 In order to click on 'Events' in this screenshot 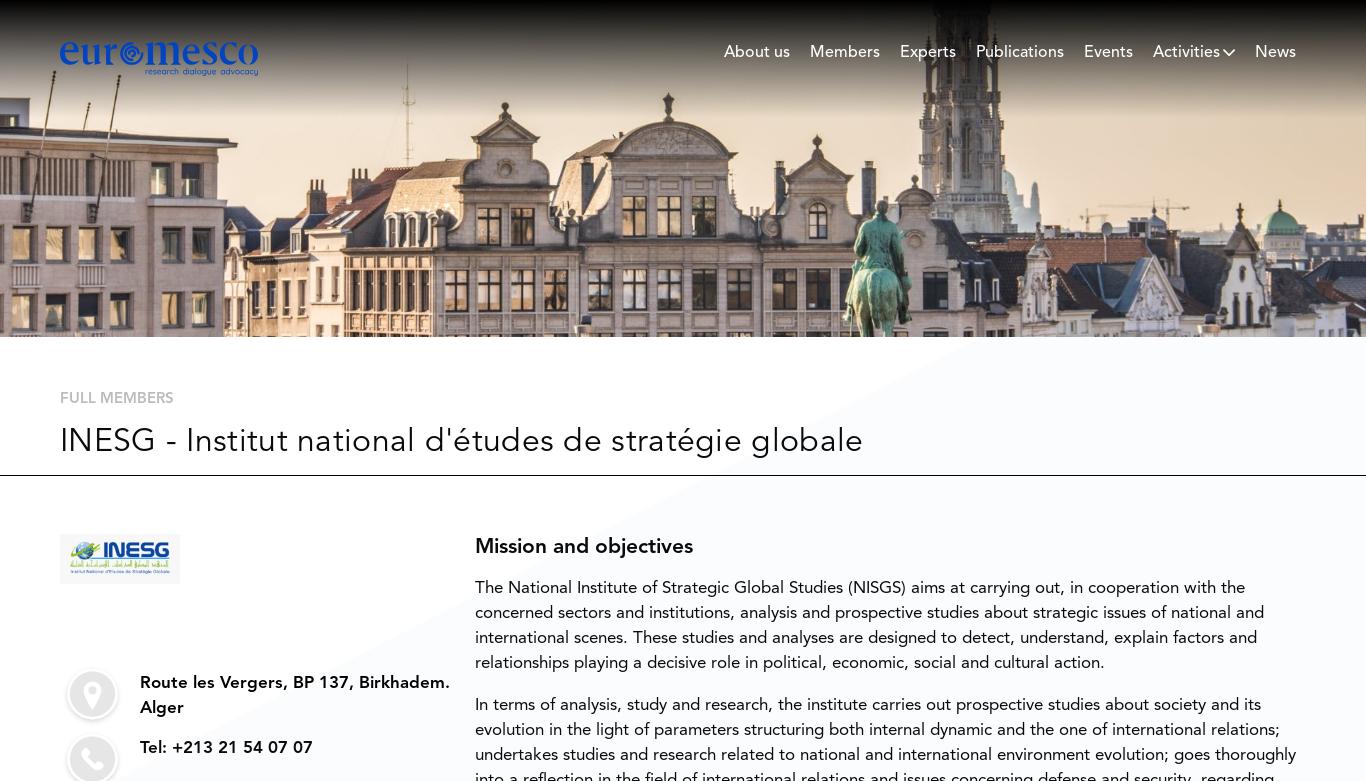, I will do `click(1107, 52)`.